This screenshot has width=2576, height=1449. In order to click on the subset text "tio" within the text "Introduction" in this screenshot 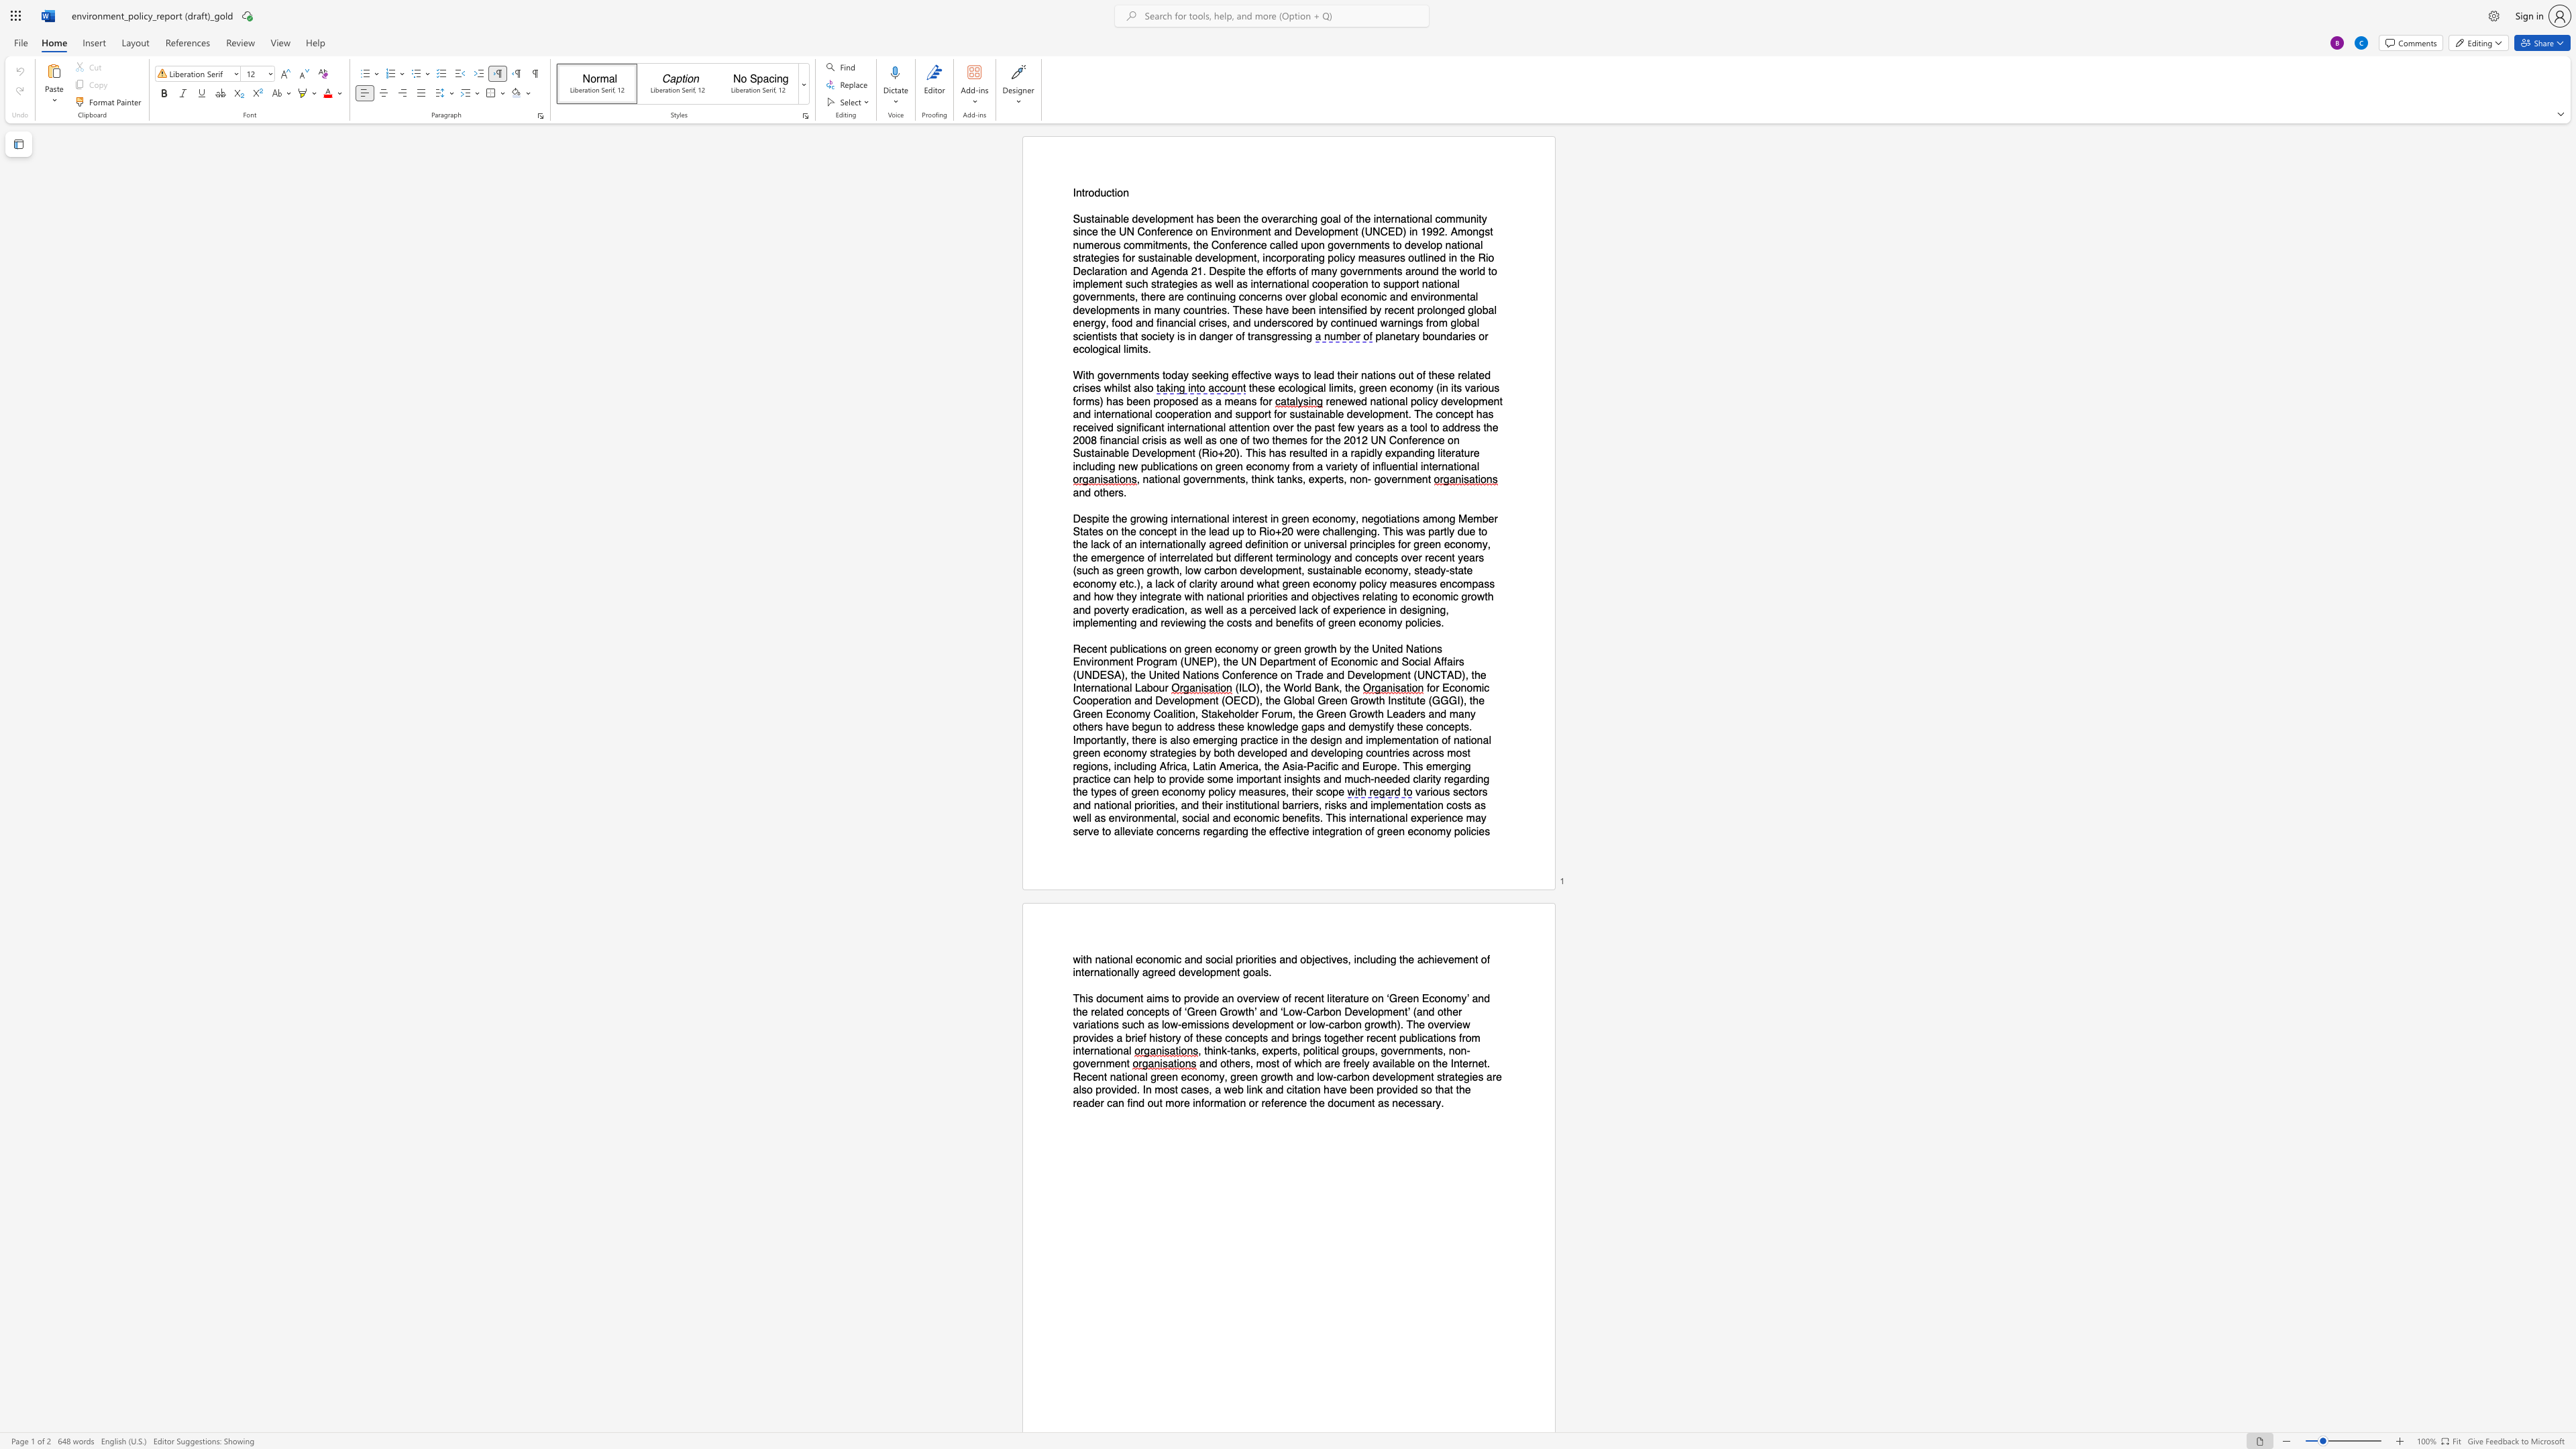, I will do `click(1111, 192)`.